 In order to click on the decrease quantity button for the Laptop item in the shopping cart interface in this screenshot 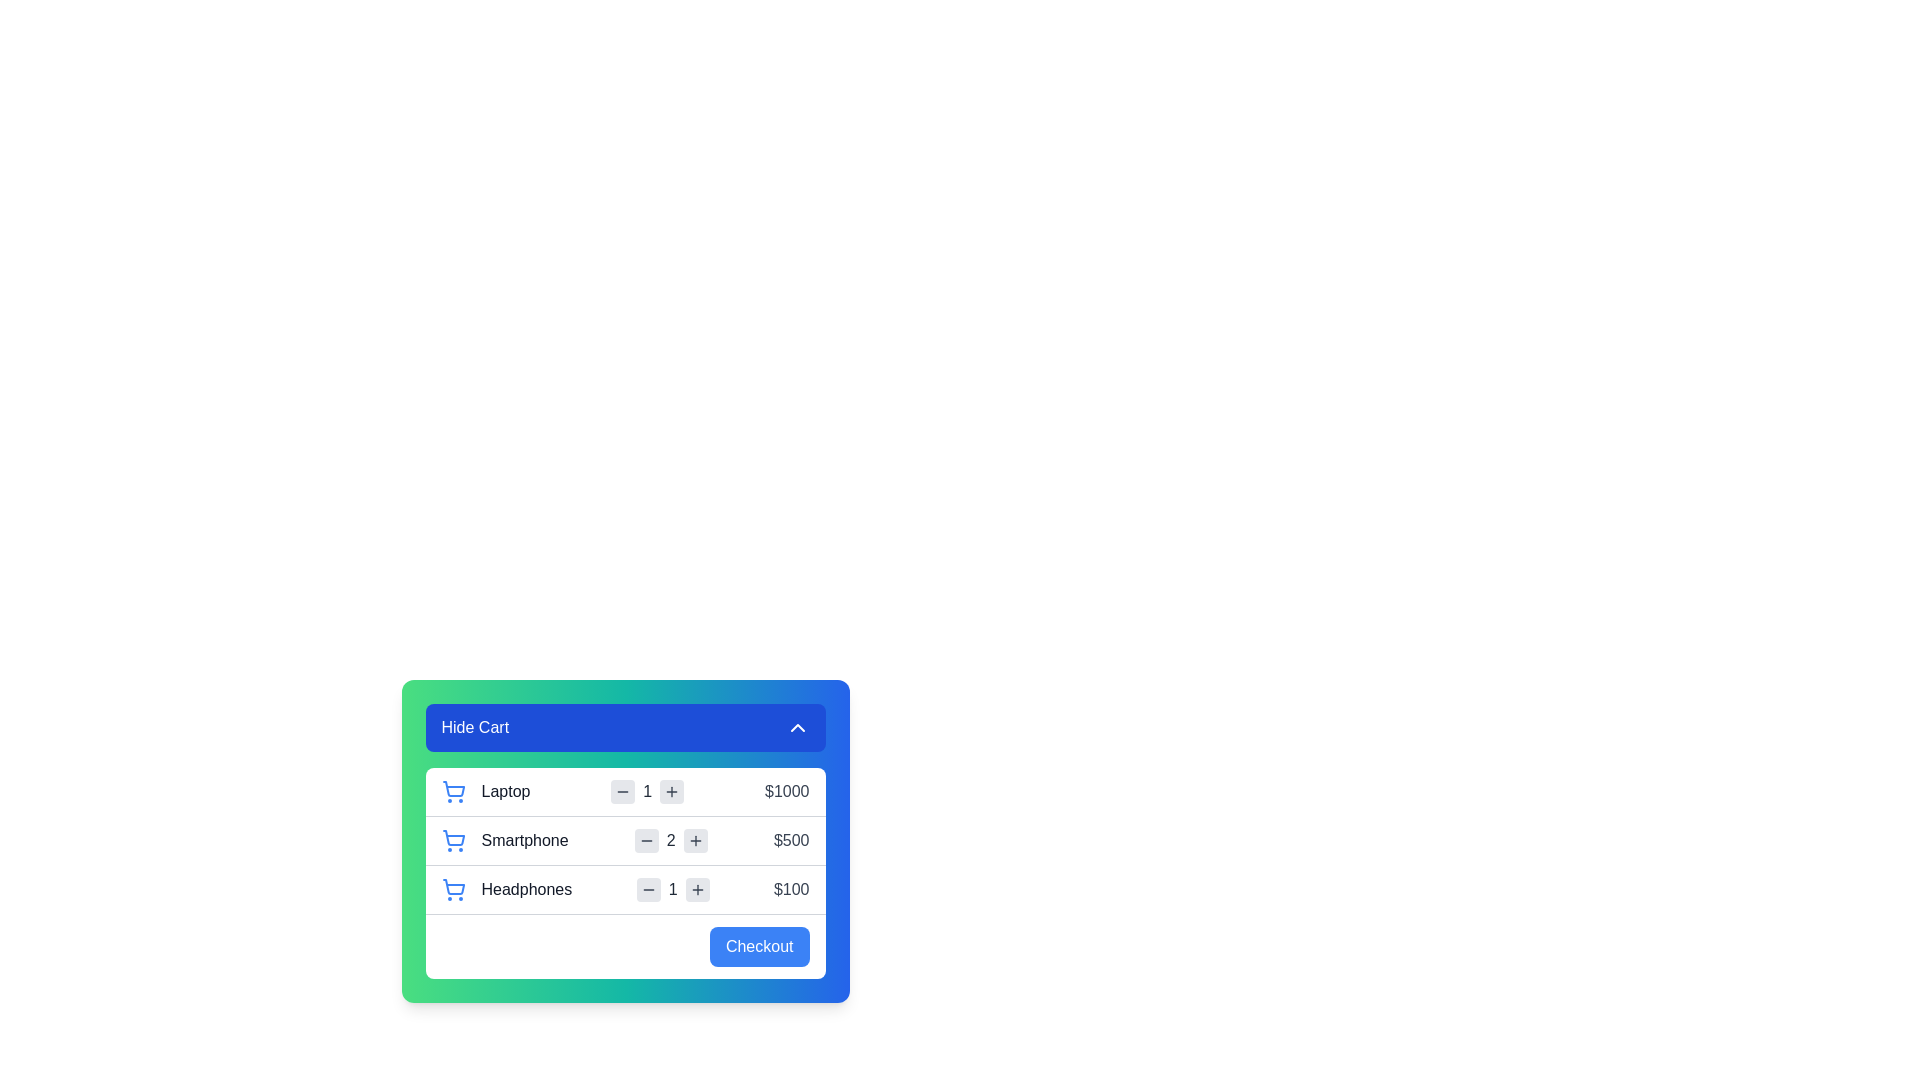, I will do `click(622, 790)`.